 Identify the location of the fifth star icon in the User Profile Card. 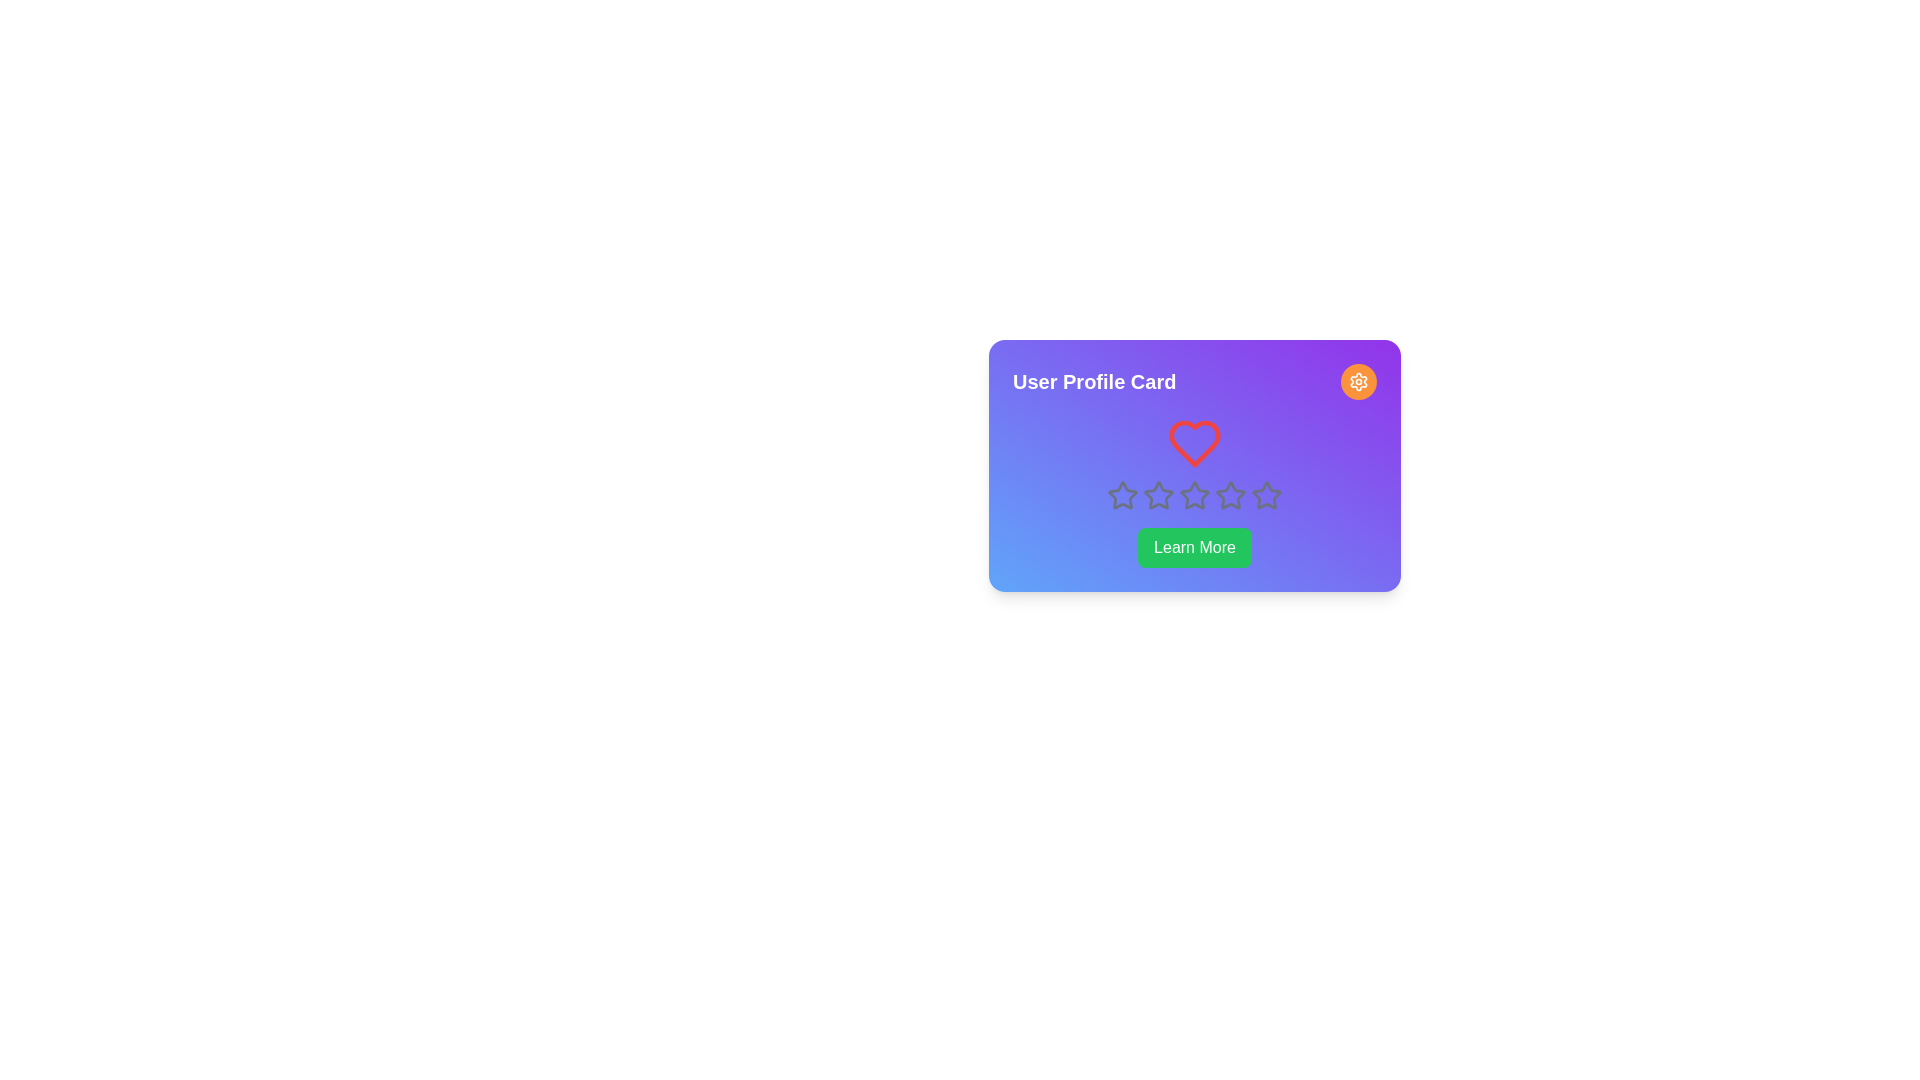
(1266, 495).